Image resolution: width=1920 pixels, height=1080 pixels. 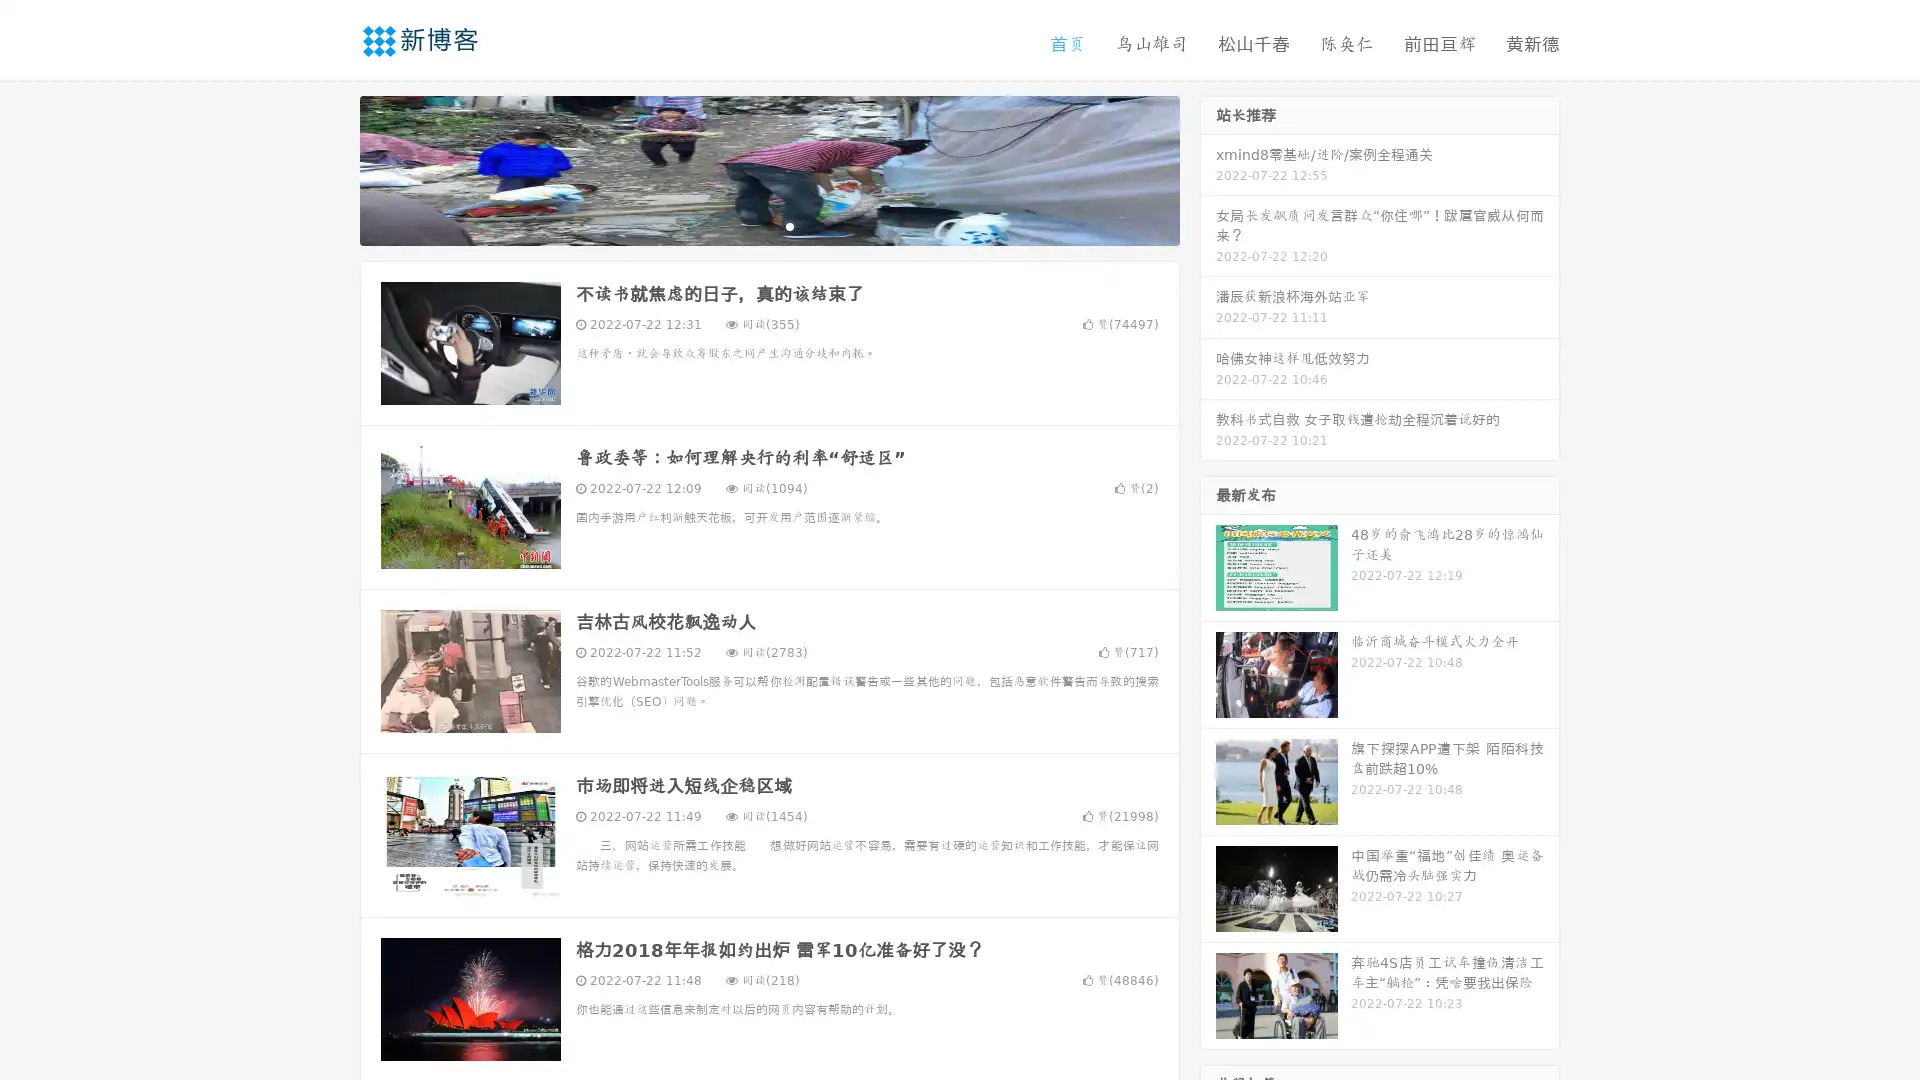 I want to click on Go to slide 1, so click(x=748, y=225).